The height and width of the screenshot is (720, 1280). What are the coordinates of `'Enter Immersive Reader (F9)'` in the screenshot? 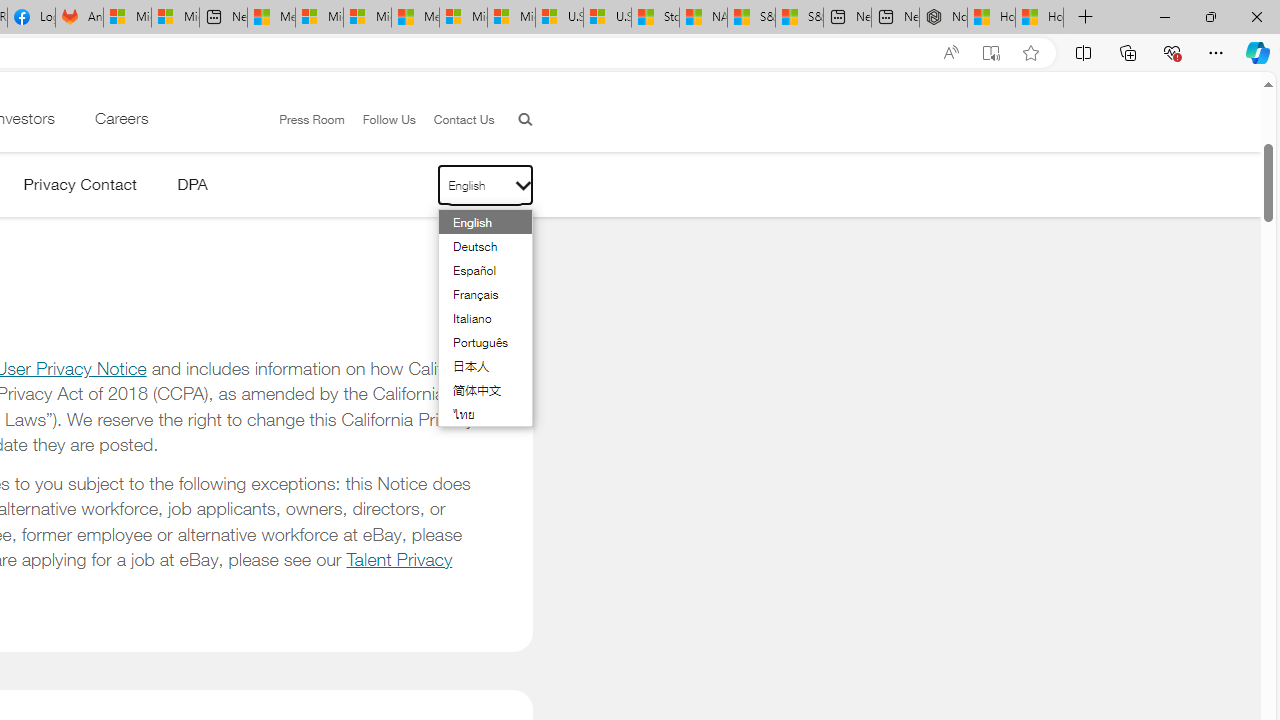 It's located at (991, 52).